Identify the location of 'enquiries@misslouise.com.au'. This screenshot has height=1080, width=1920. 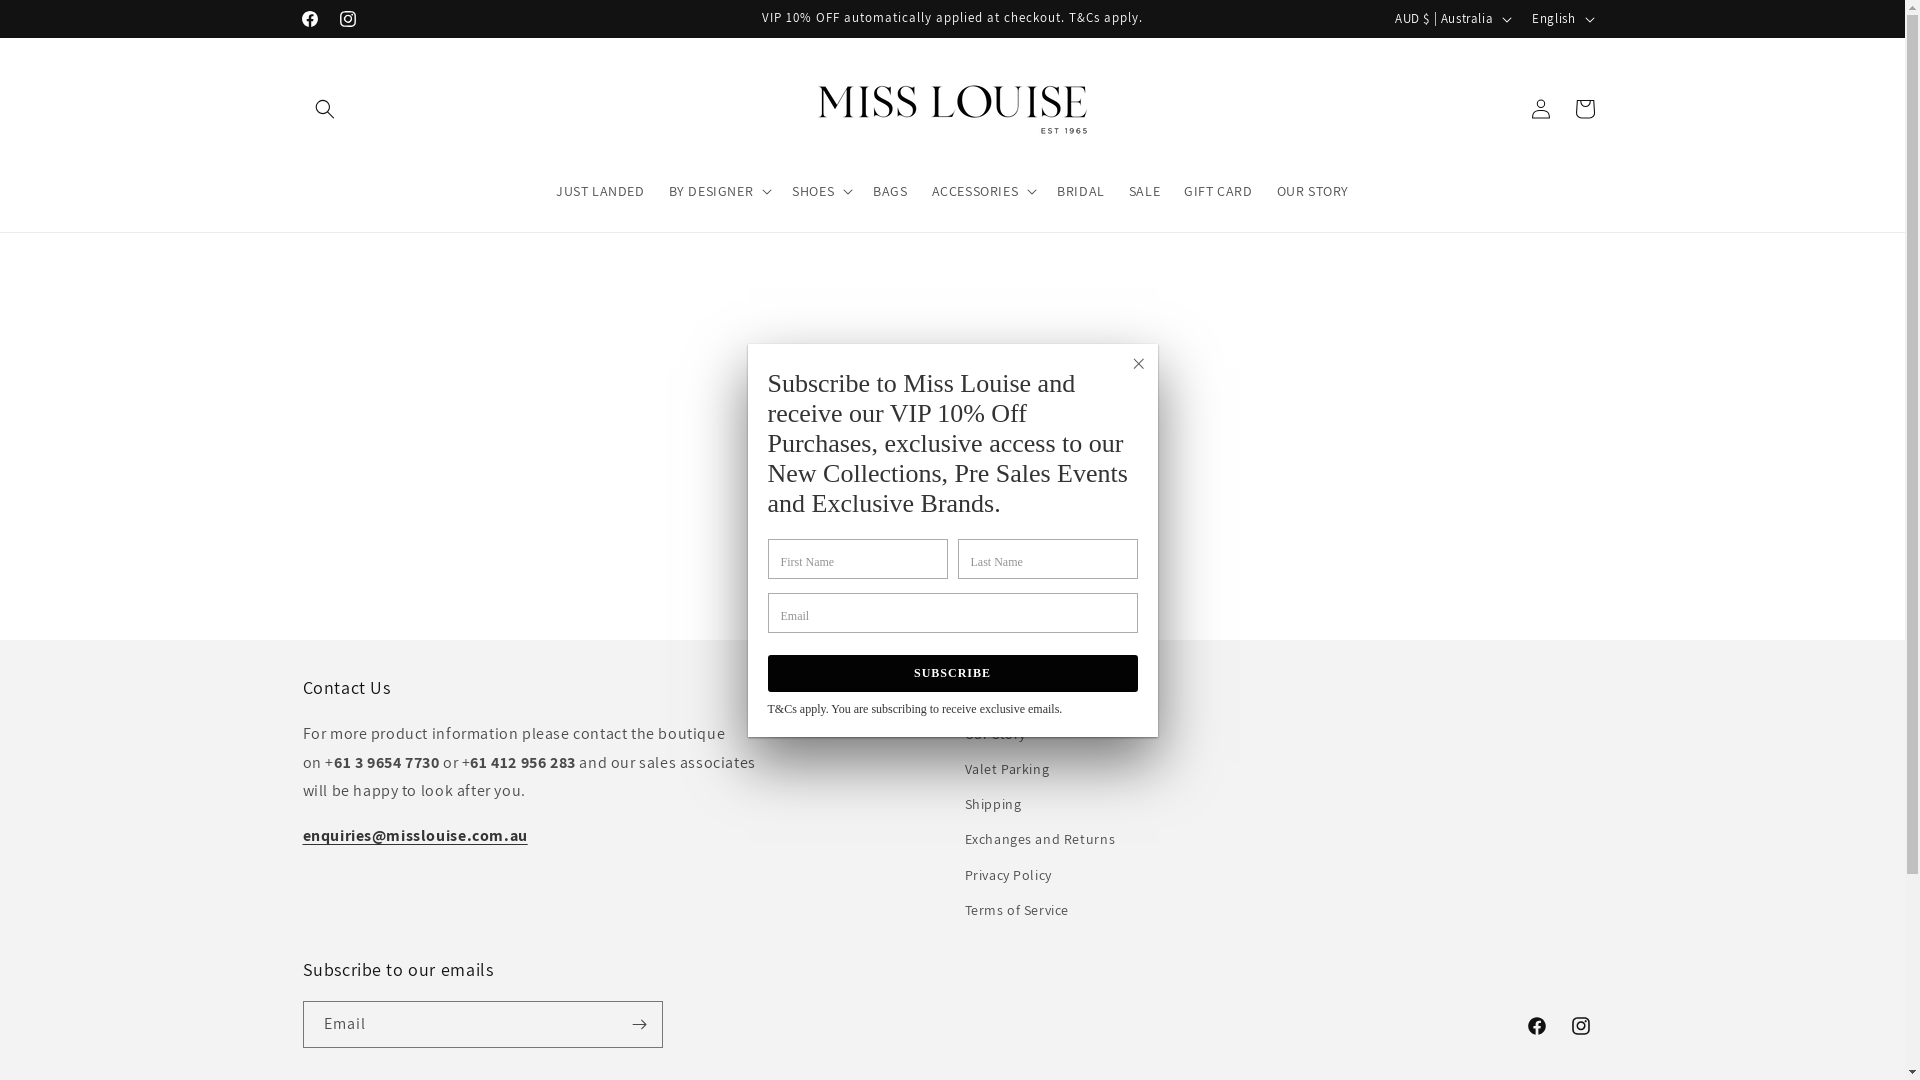
(301, 835).